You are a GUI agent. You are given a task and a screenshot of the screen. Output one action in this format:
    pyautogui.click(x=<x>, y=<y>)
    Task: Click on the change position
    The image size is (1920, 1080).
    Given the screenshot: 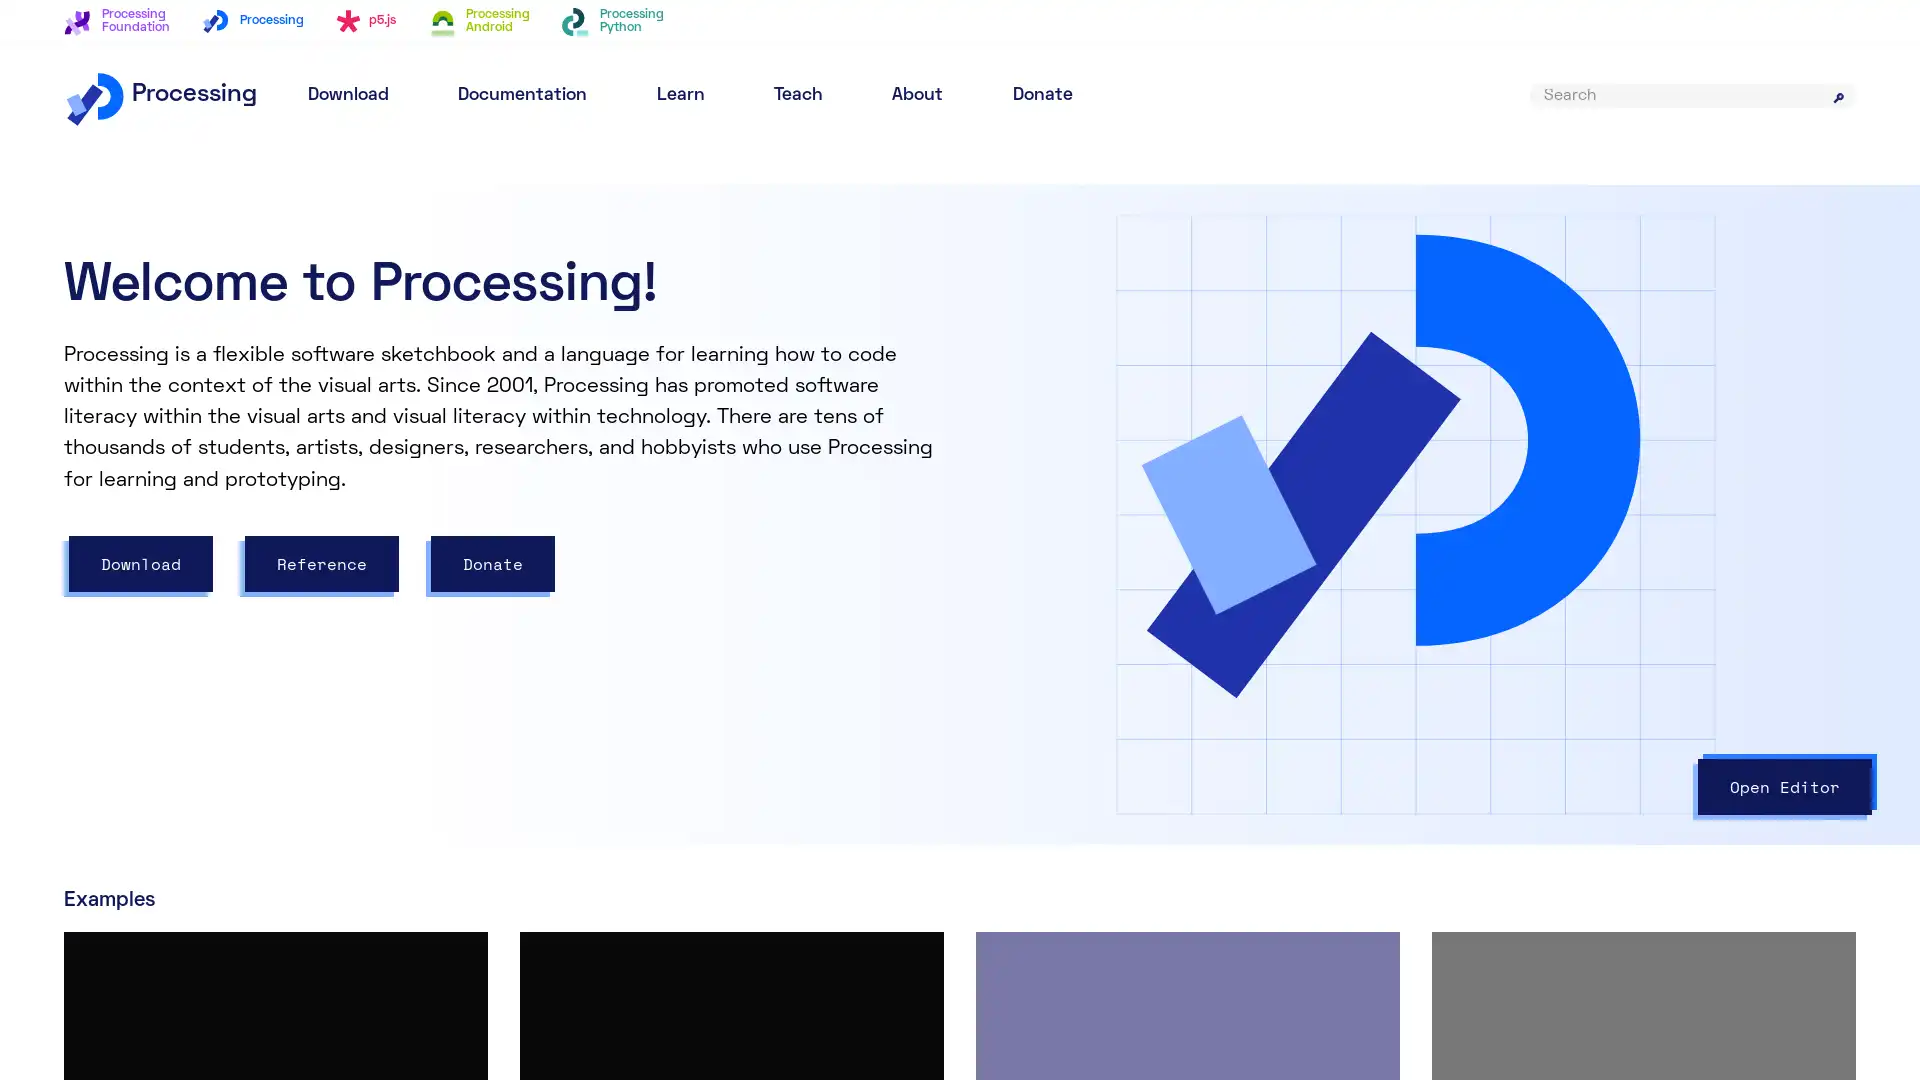 What is the action you would take?
    pyautogui.click(x=1193, y=685)
    